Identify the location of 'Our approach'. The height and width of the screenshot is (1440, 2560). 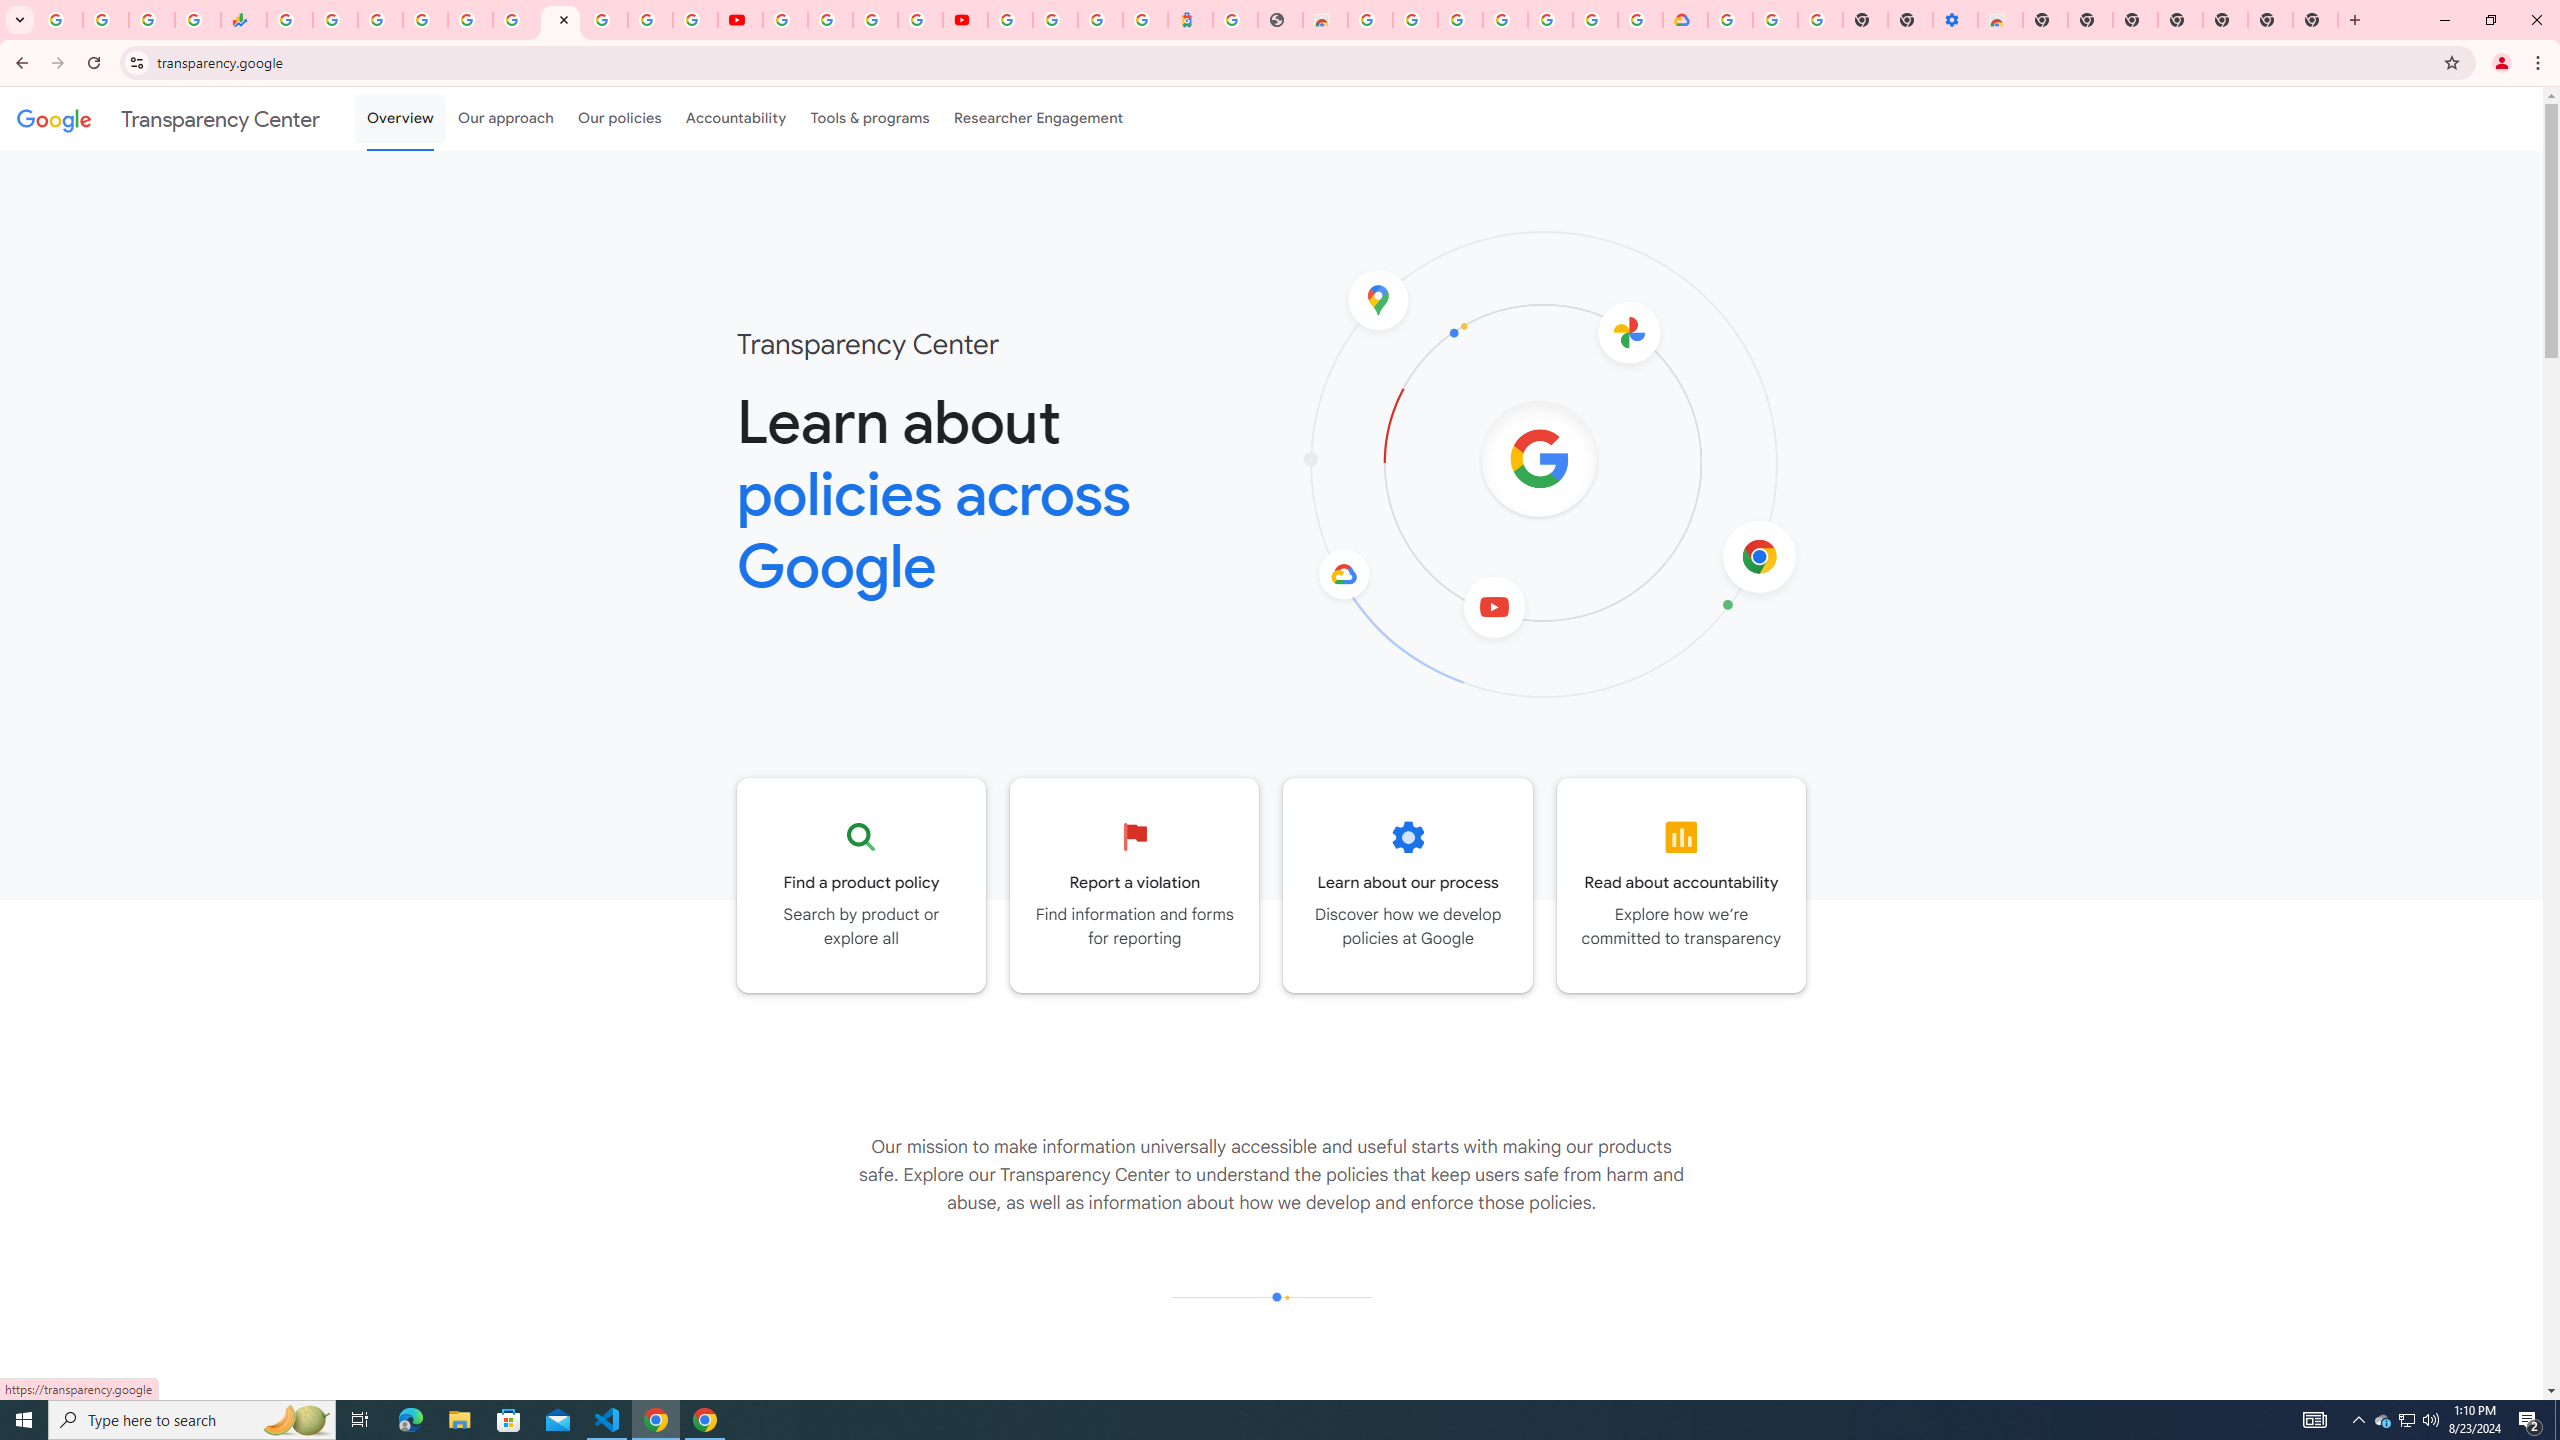
(505, 118).